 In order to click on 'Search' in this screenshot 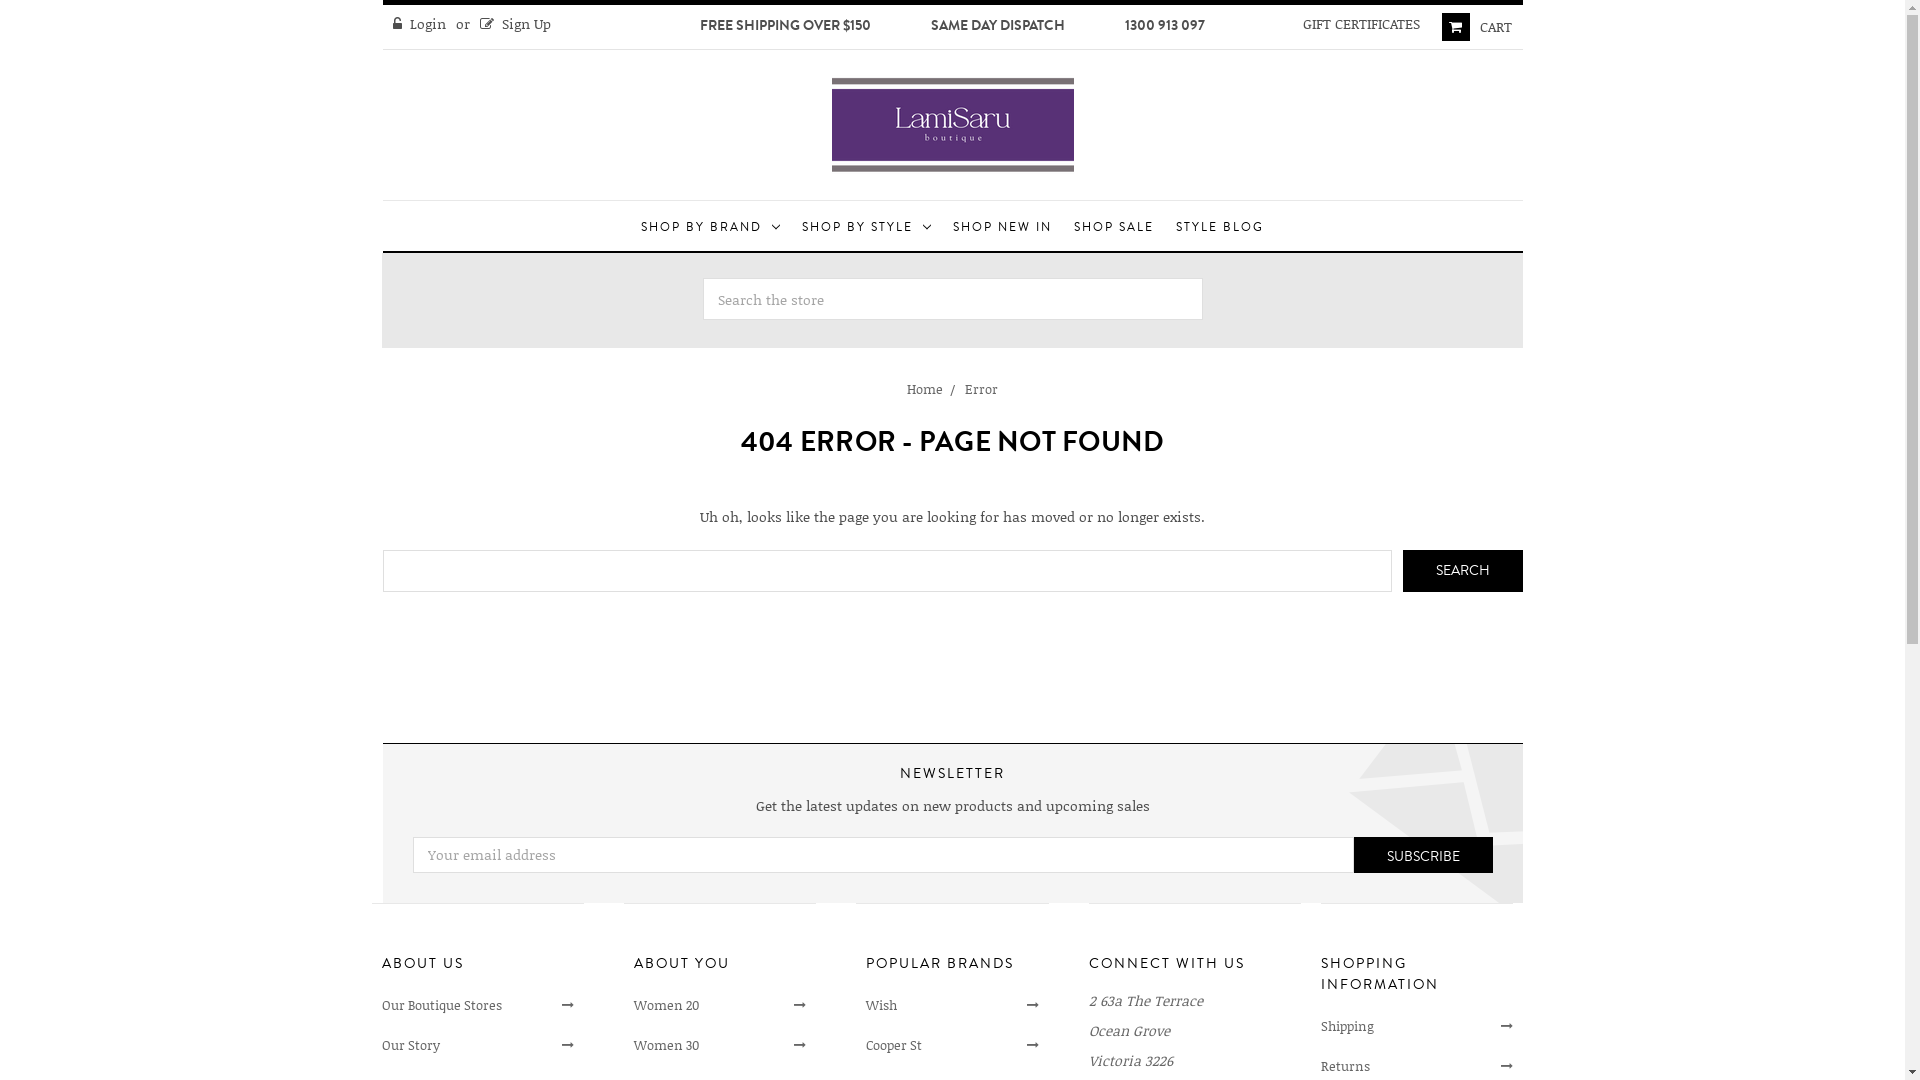, I will do `click(1463, 570)`.